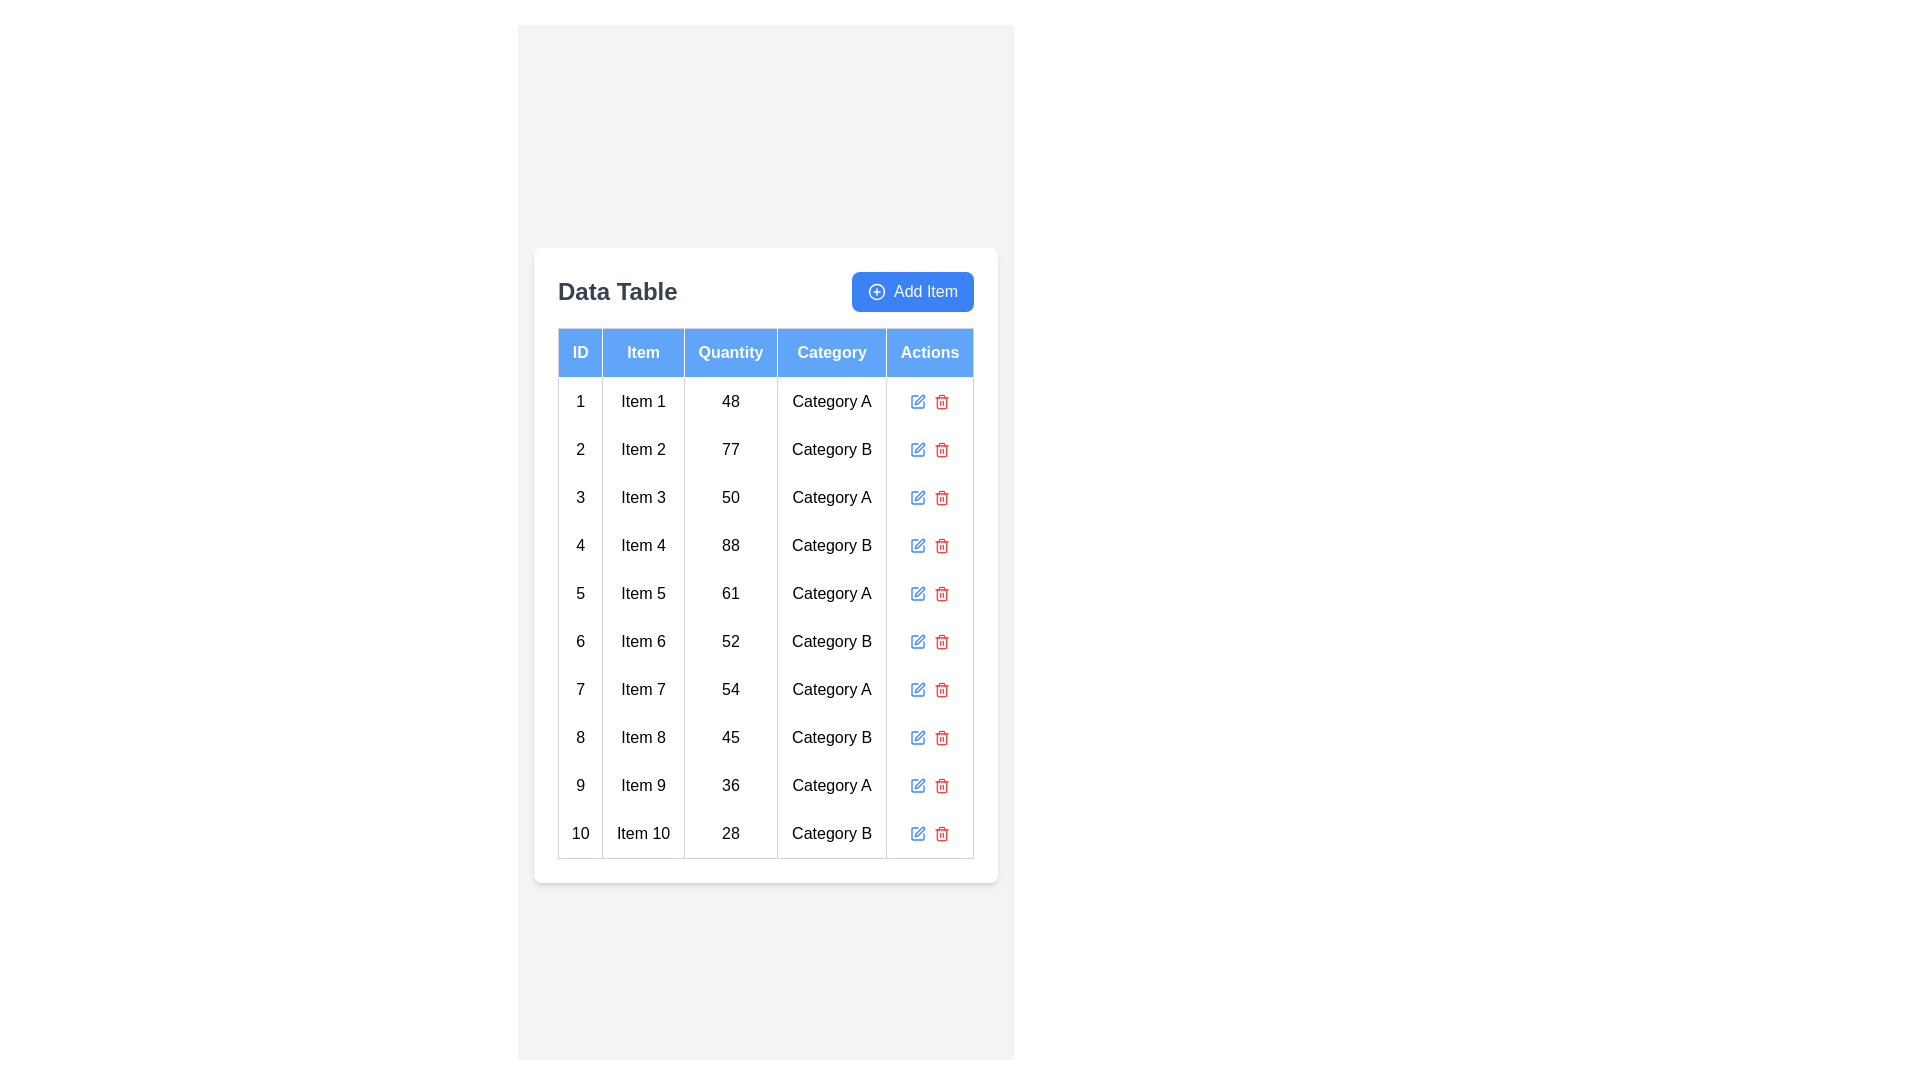 The width and height of the screenshot is (1920, 1080). Describe the element at coordinates (941, 545) in the screenshot. I see `the Icon button in the 'Actions' column of the fourth row in the data table` at that location.